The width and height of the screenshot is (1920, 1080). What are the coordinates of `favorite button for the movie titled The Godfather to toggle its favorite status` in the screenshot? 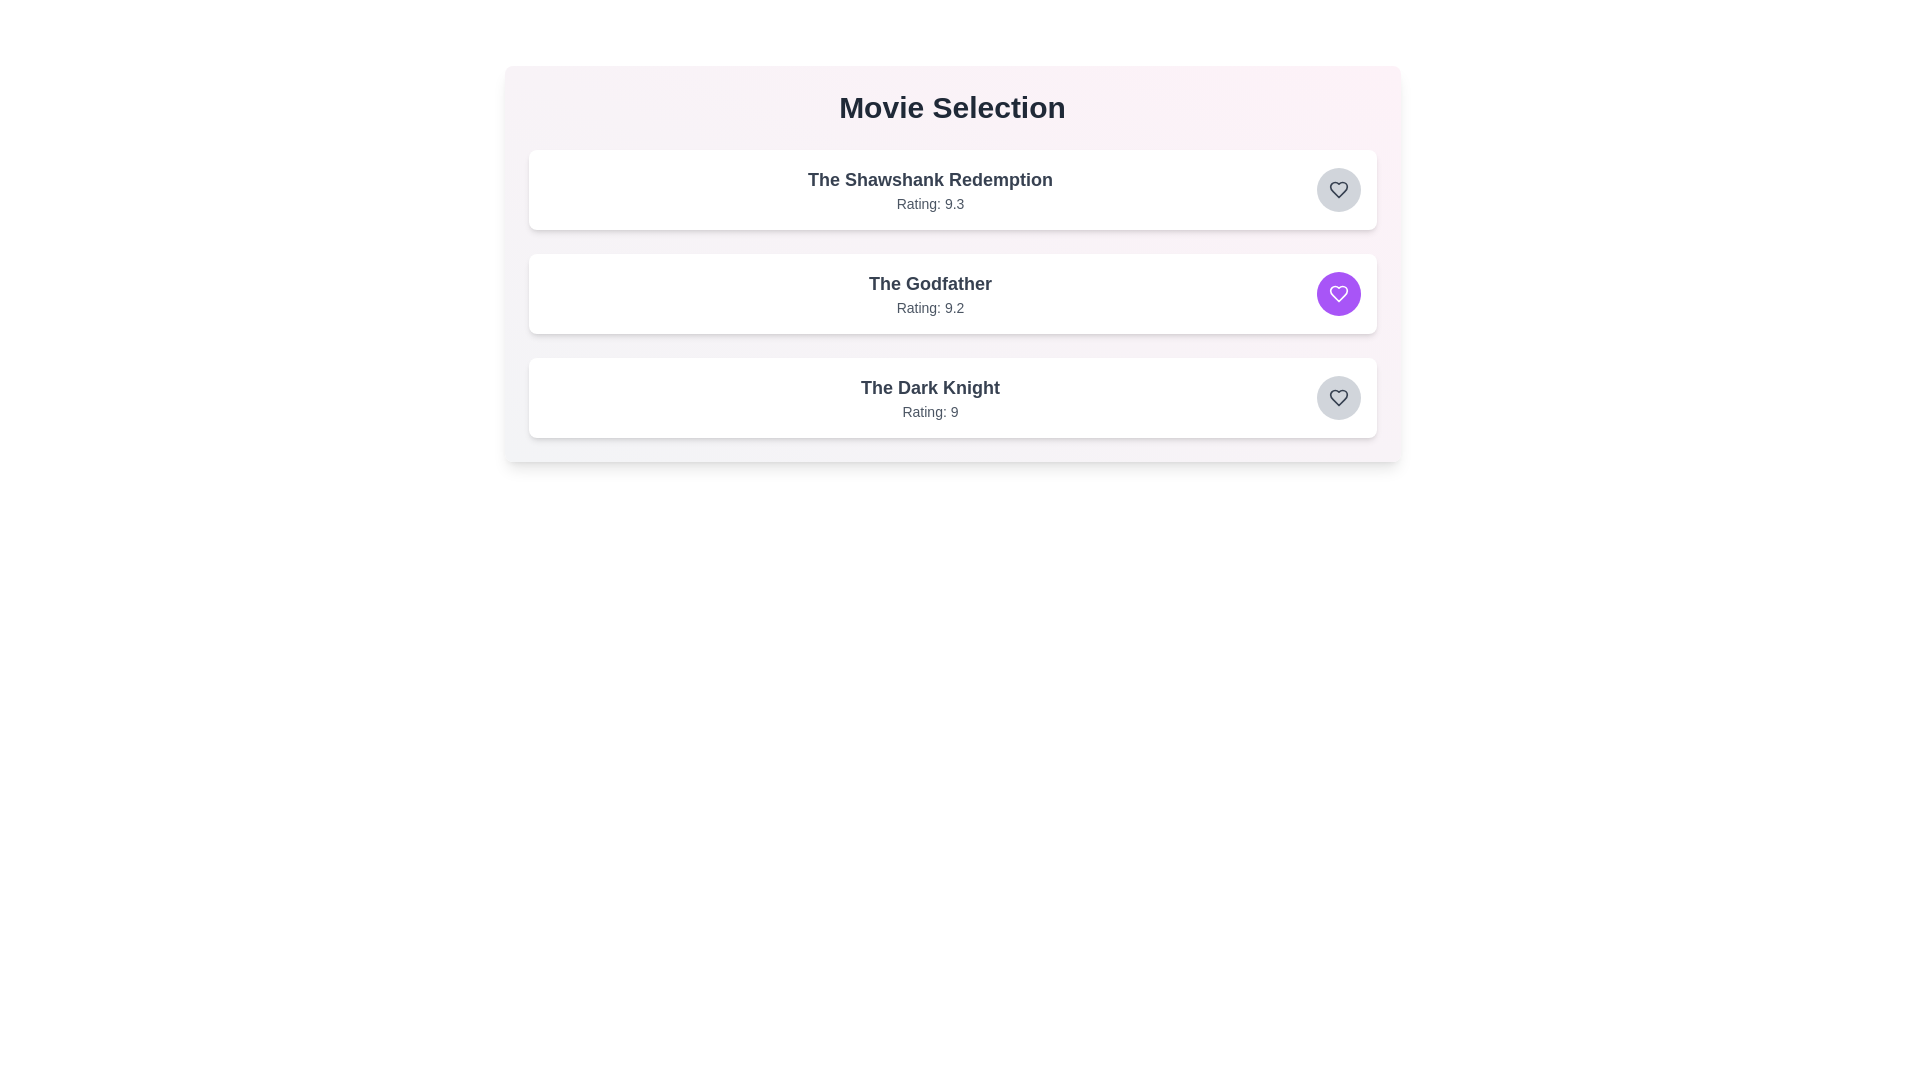 It's located at (1338, 293).